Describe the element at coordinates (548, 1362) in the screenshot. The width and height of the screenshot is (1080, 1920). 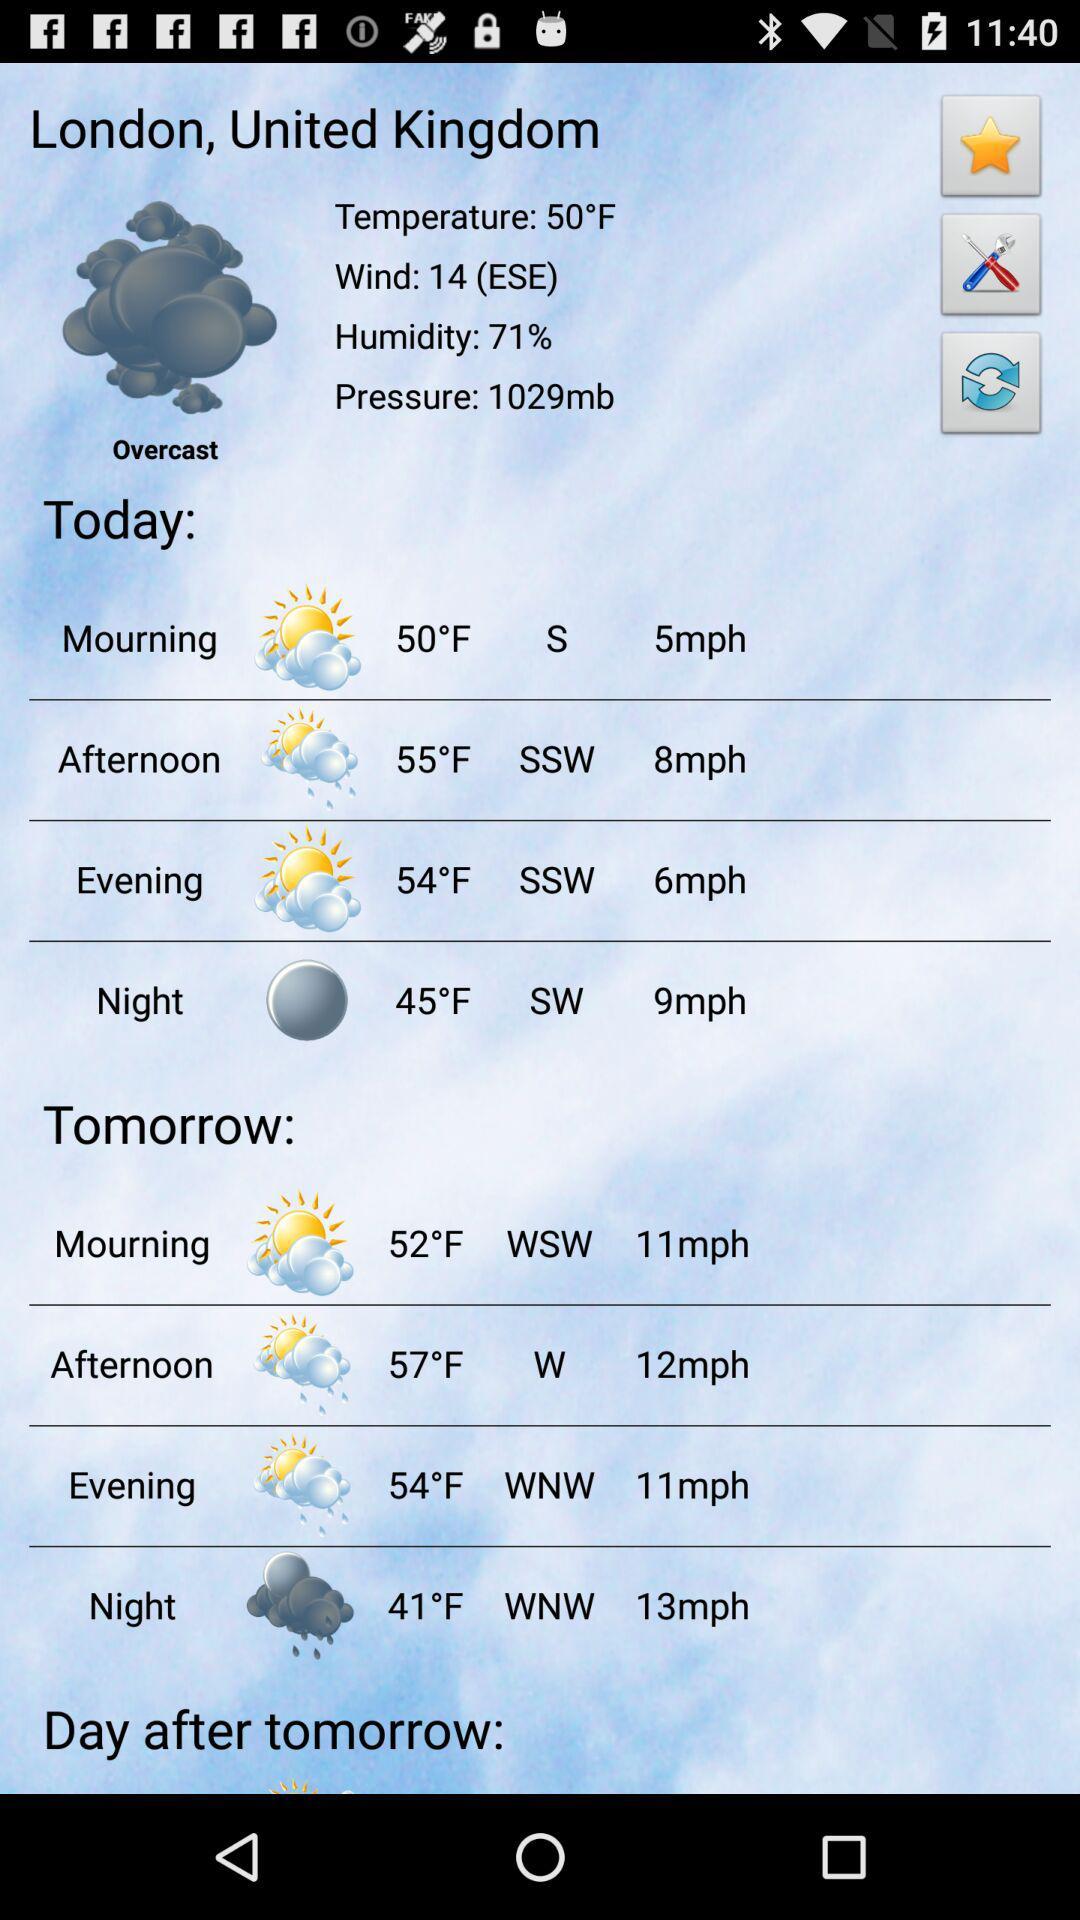
I see `w app` at that location.